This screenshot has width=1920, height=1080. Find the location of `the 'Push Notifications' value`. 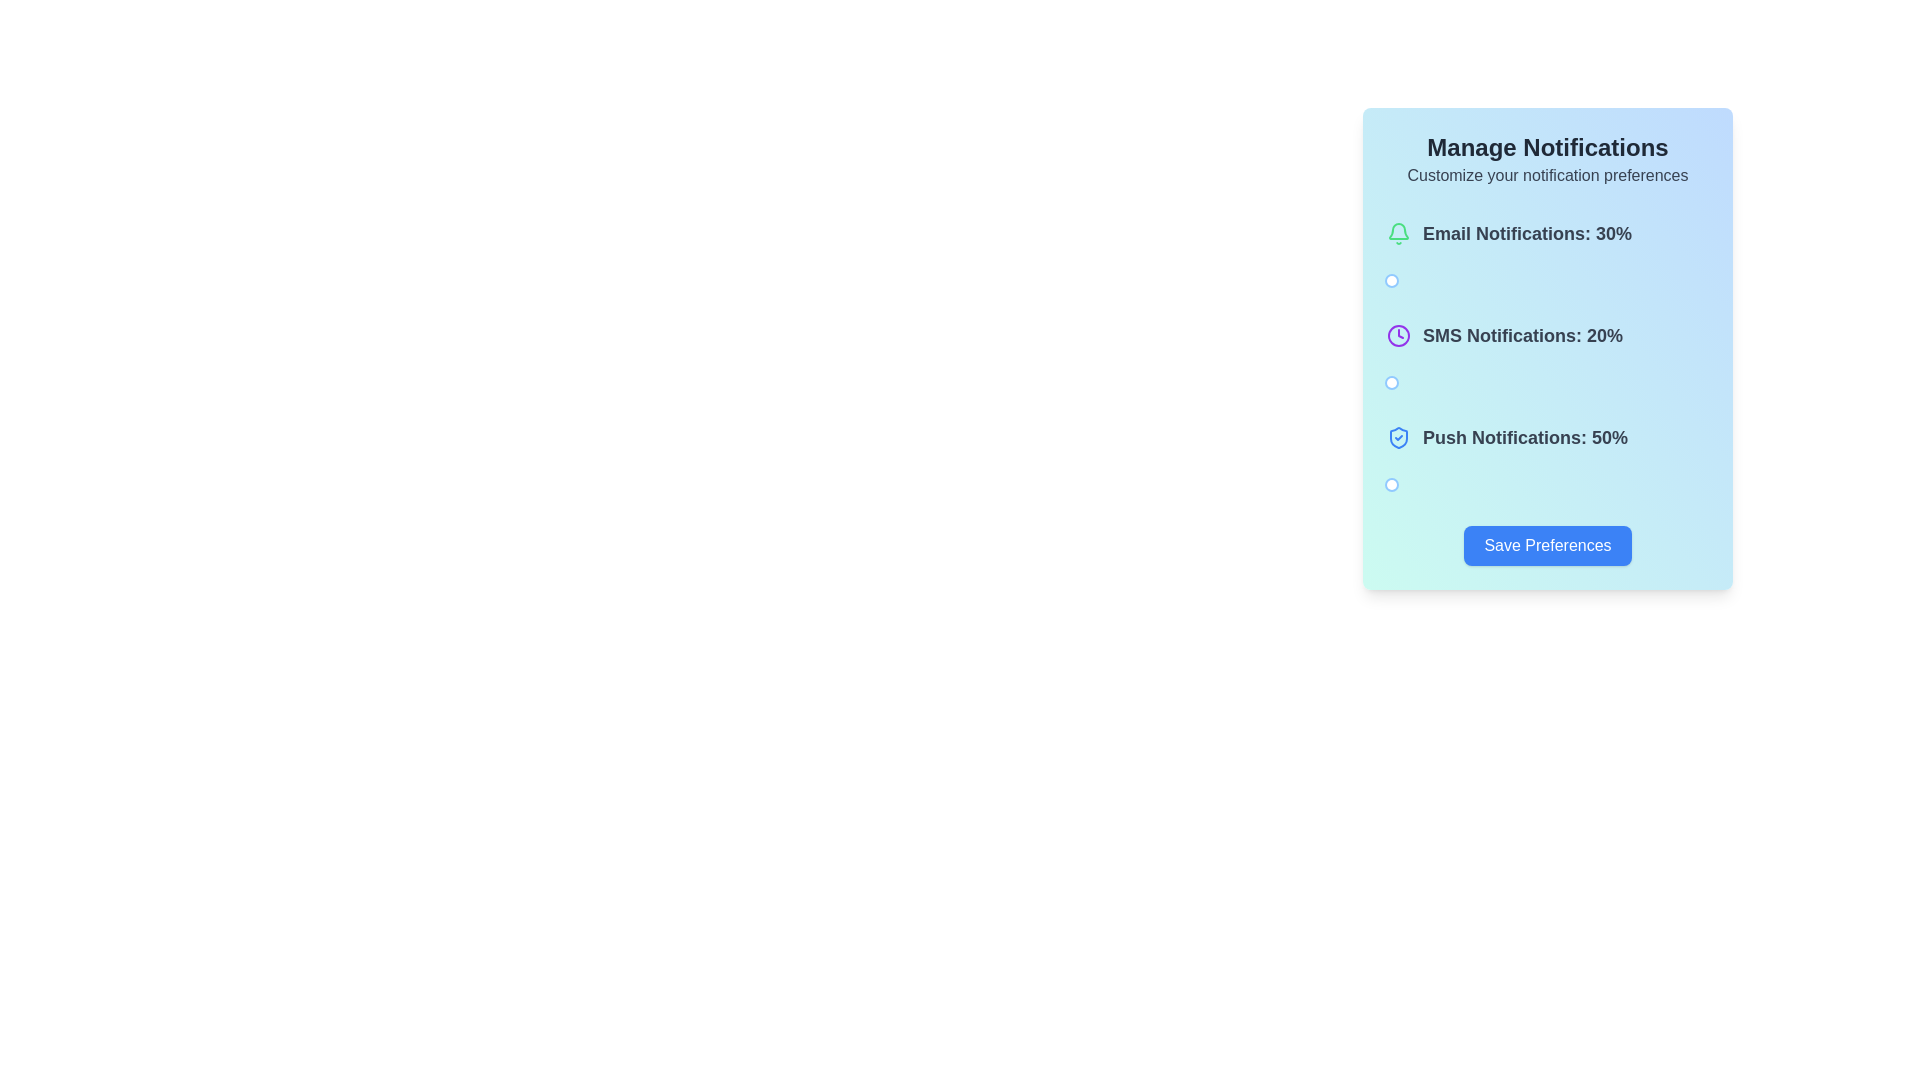

the 'Push Notifications' value is located at coordinates (1478, 485).